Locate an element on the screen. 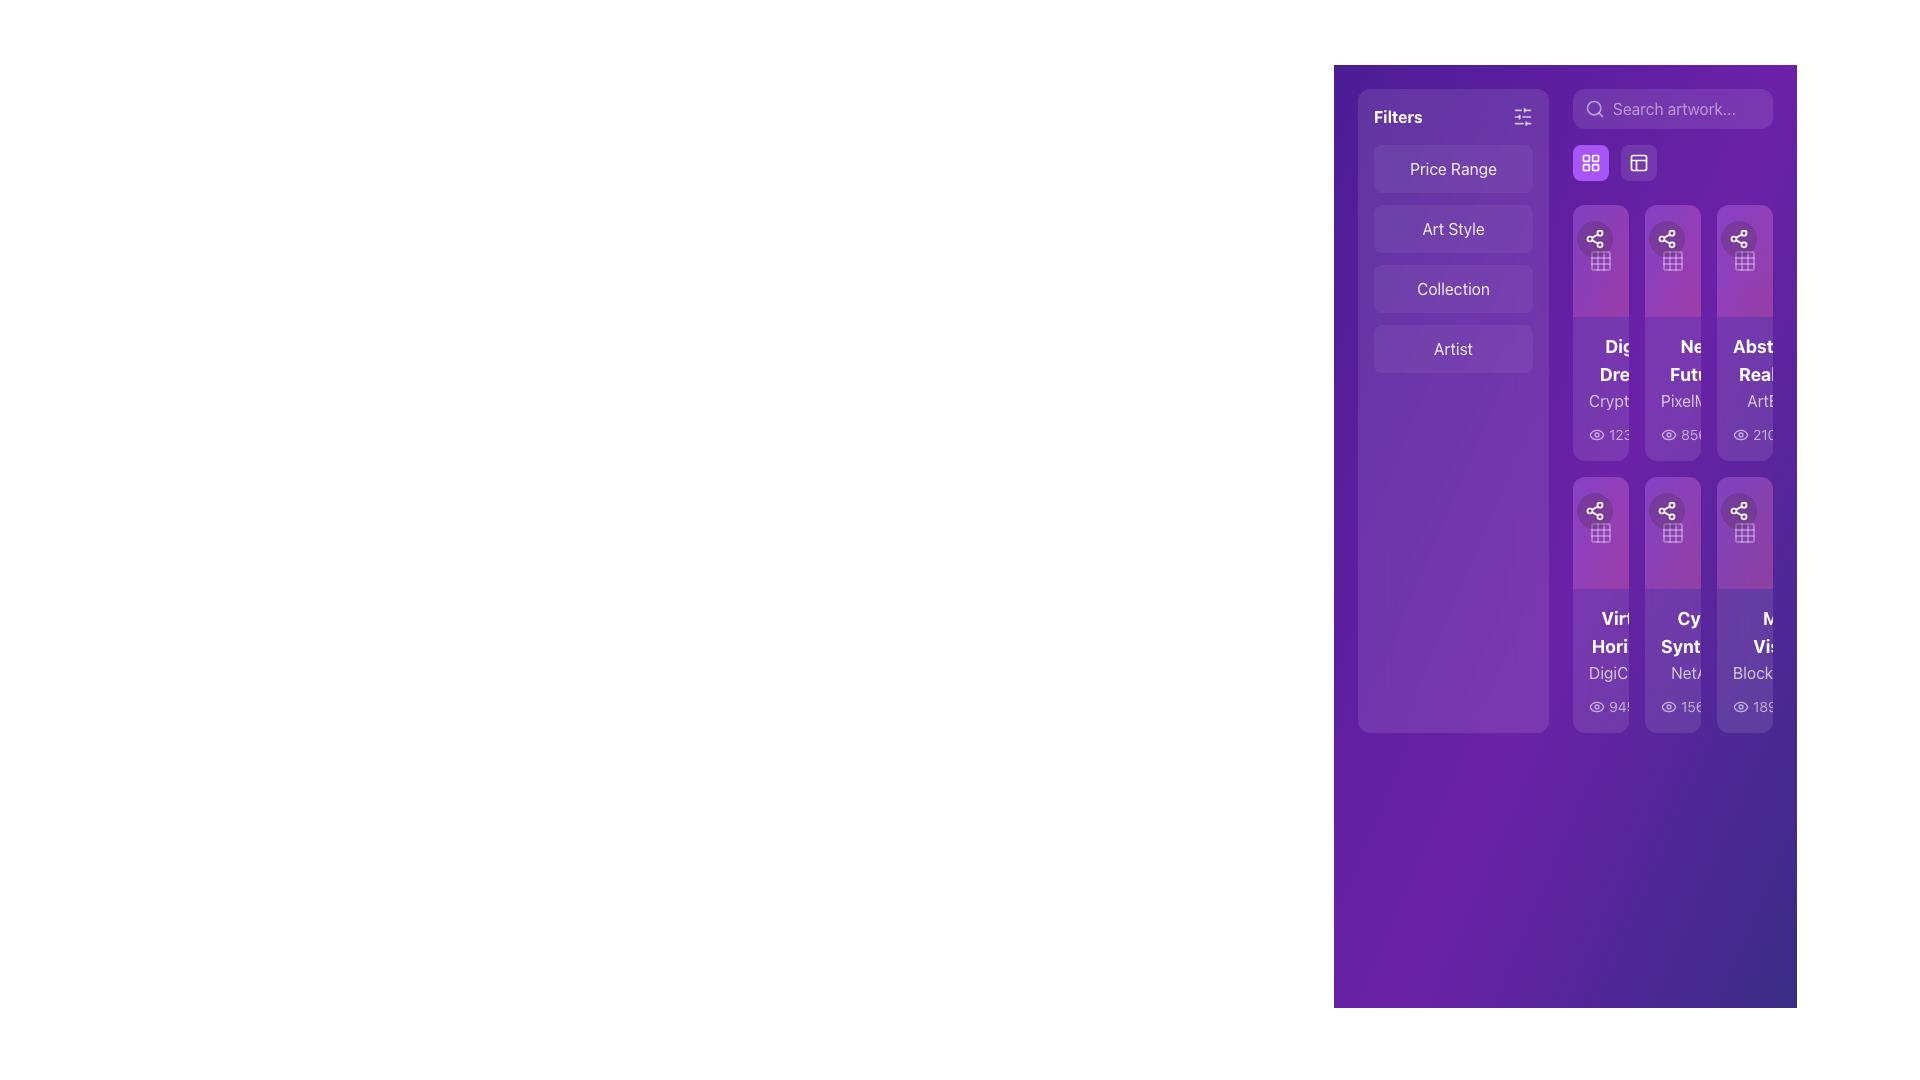 The height and width of the screenshot is (1080, 1920). the grid view button located in the lower portion of the card in the fourth column of the grid layout for keyboard interaction is located at coordinates (1601, 531).